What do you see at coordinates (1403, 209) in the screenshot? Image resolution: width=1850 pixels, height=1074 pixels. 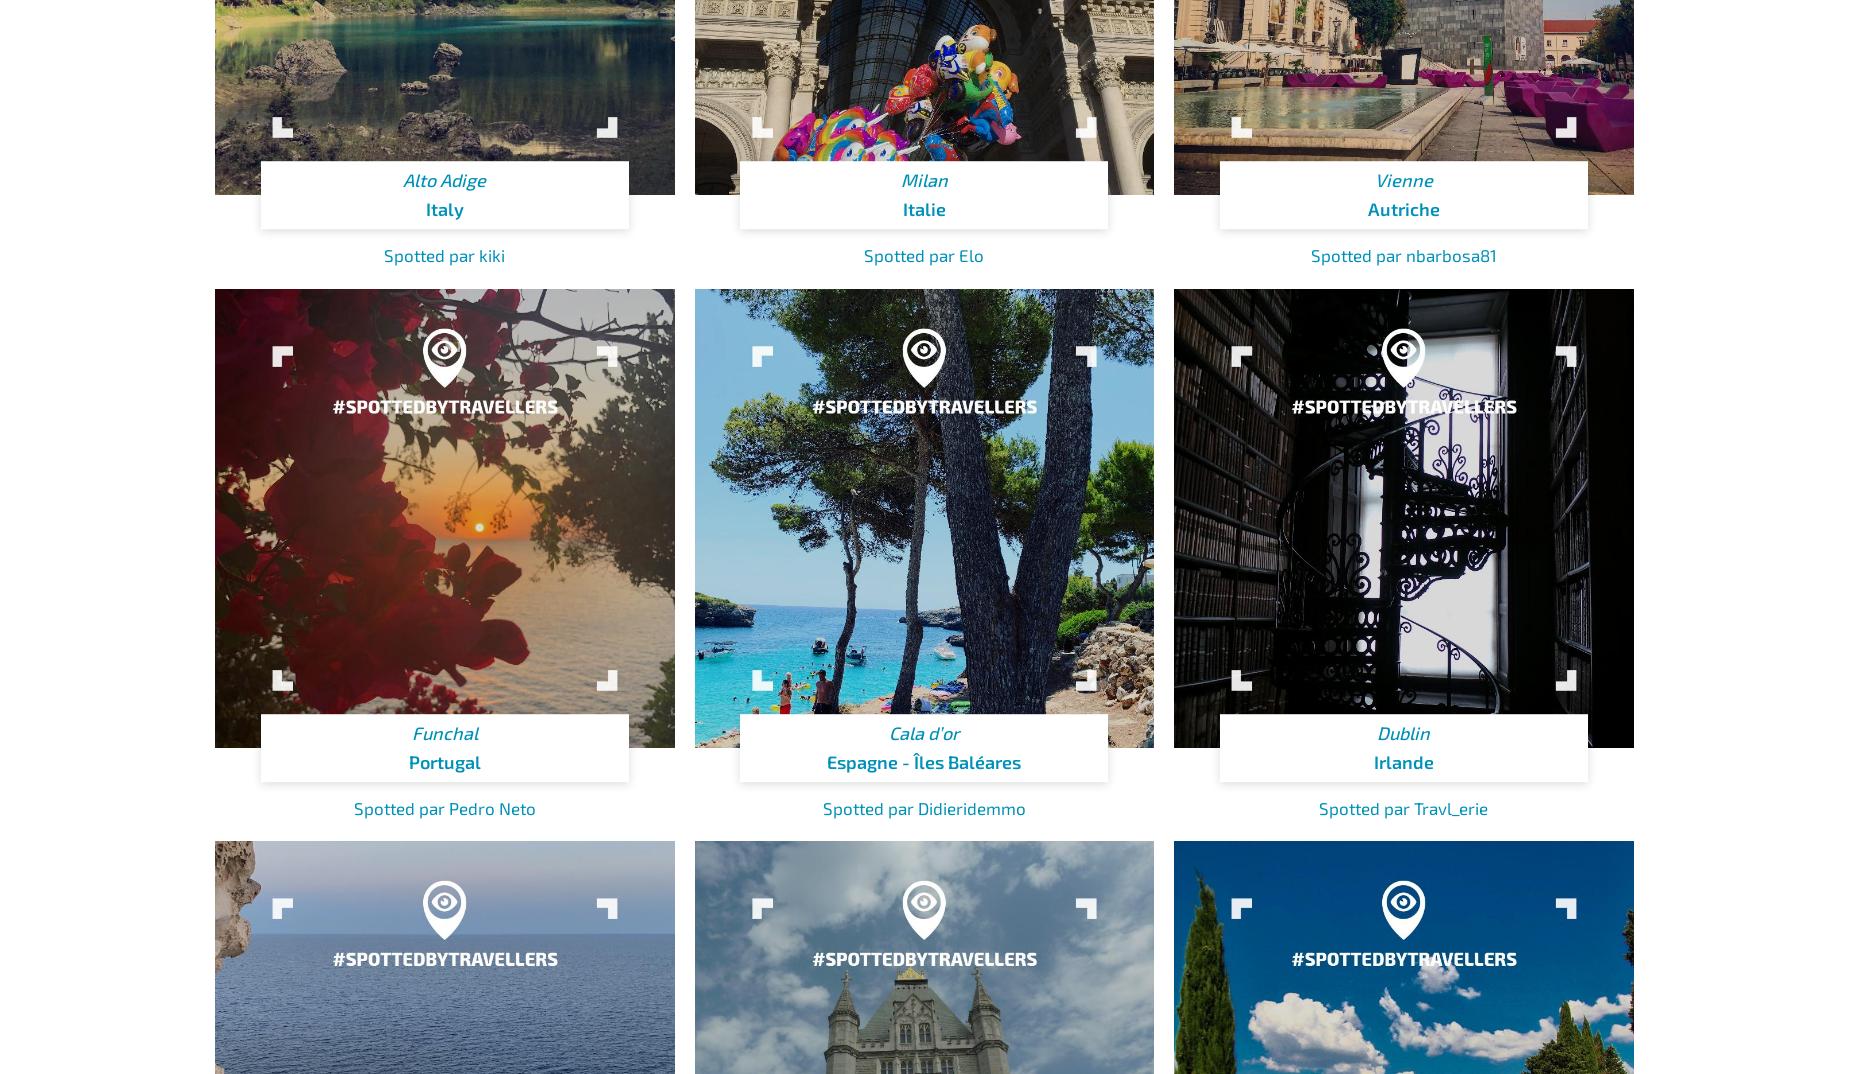 I see `'Autriche'` at bounding box center [1403, 209].